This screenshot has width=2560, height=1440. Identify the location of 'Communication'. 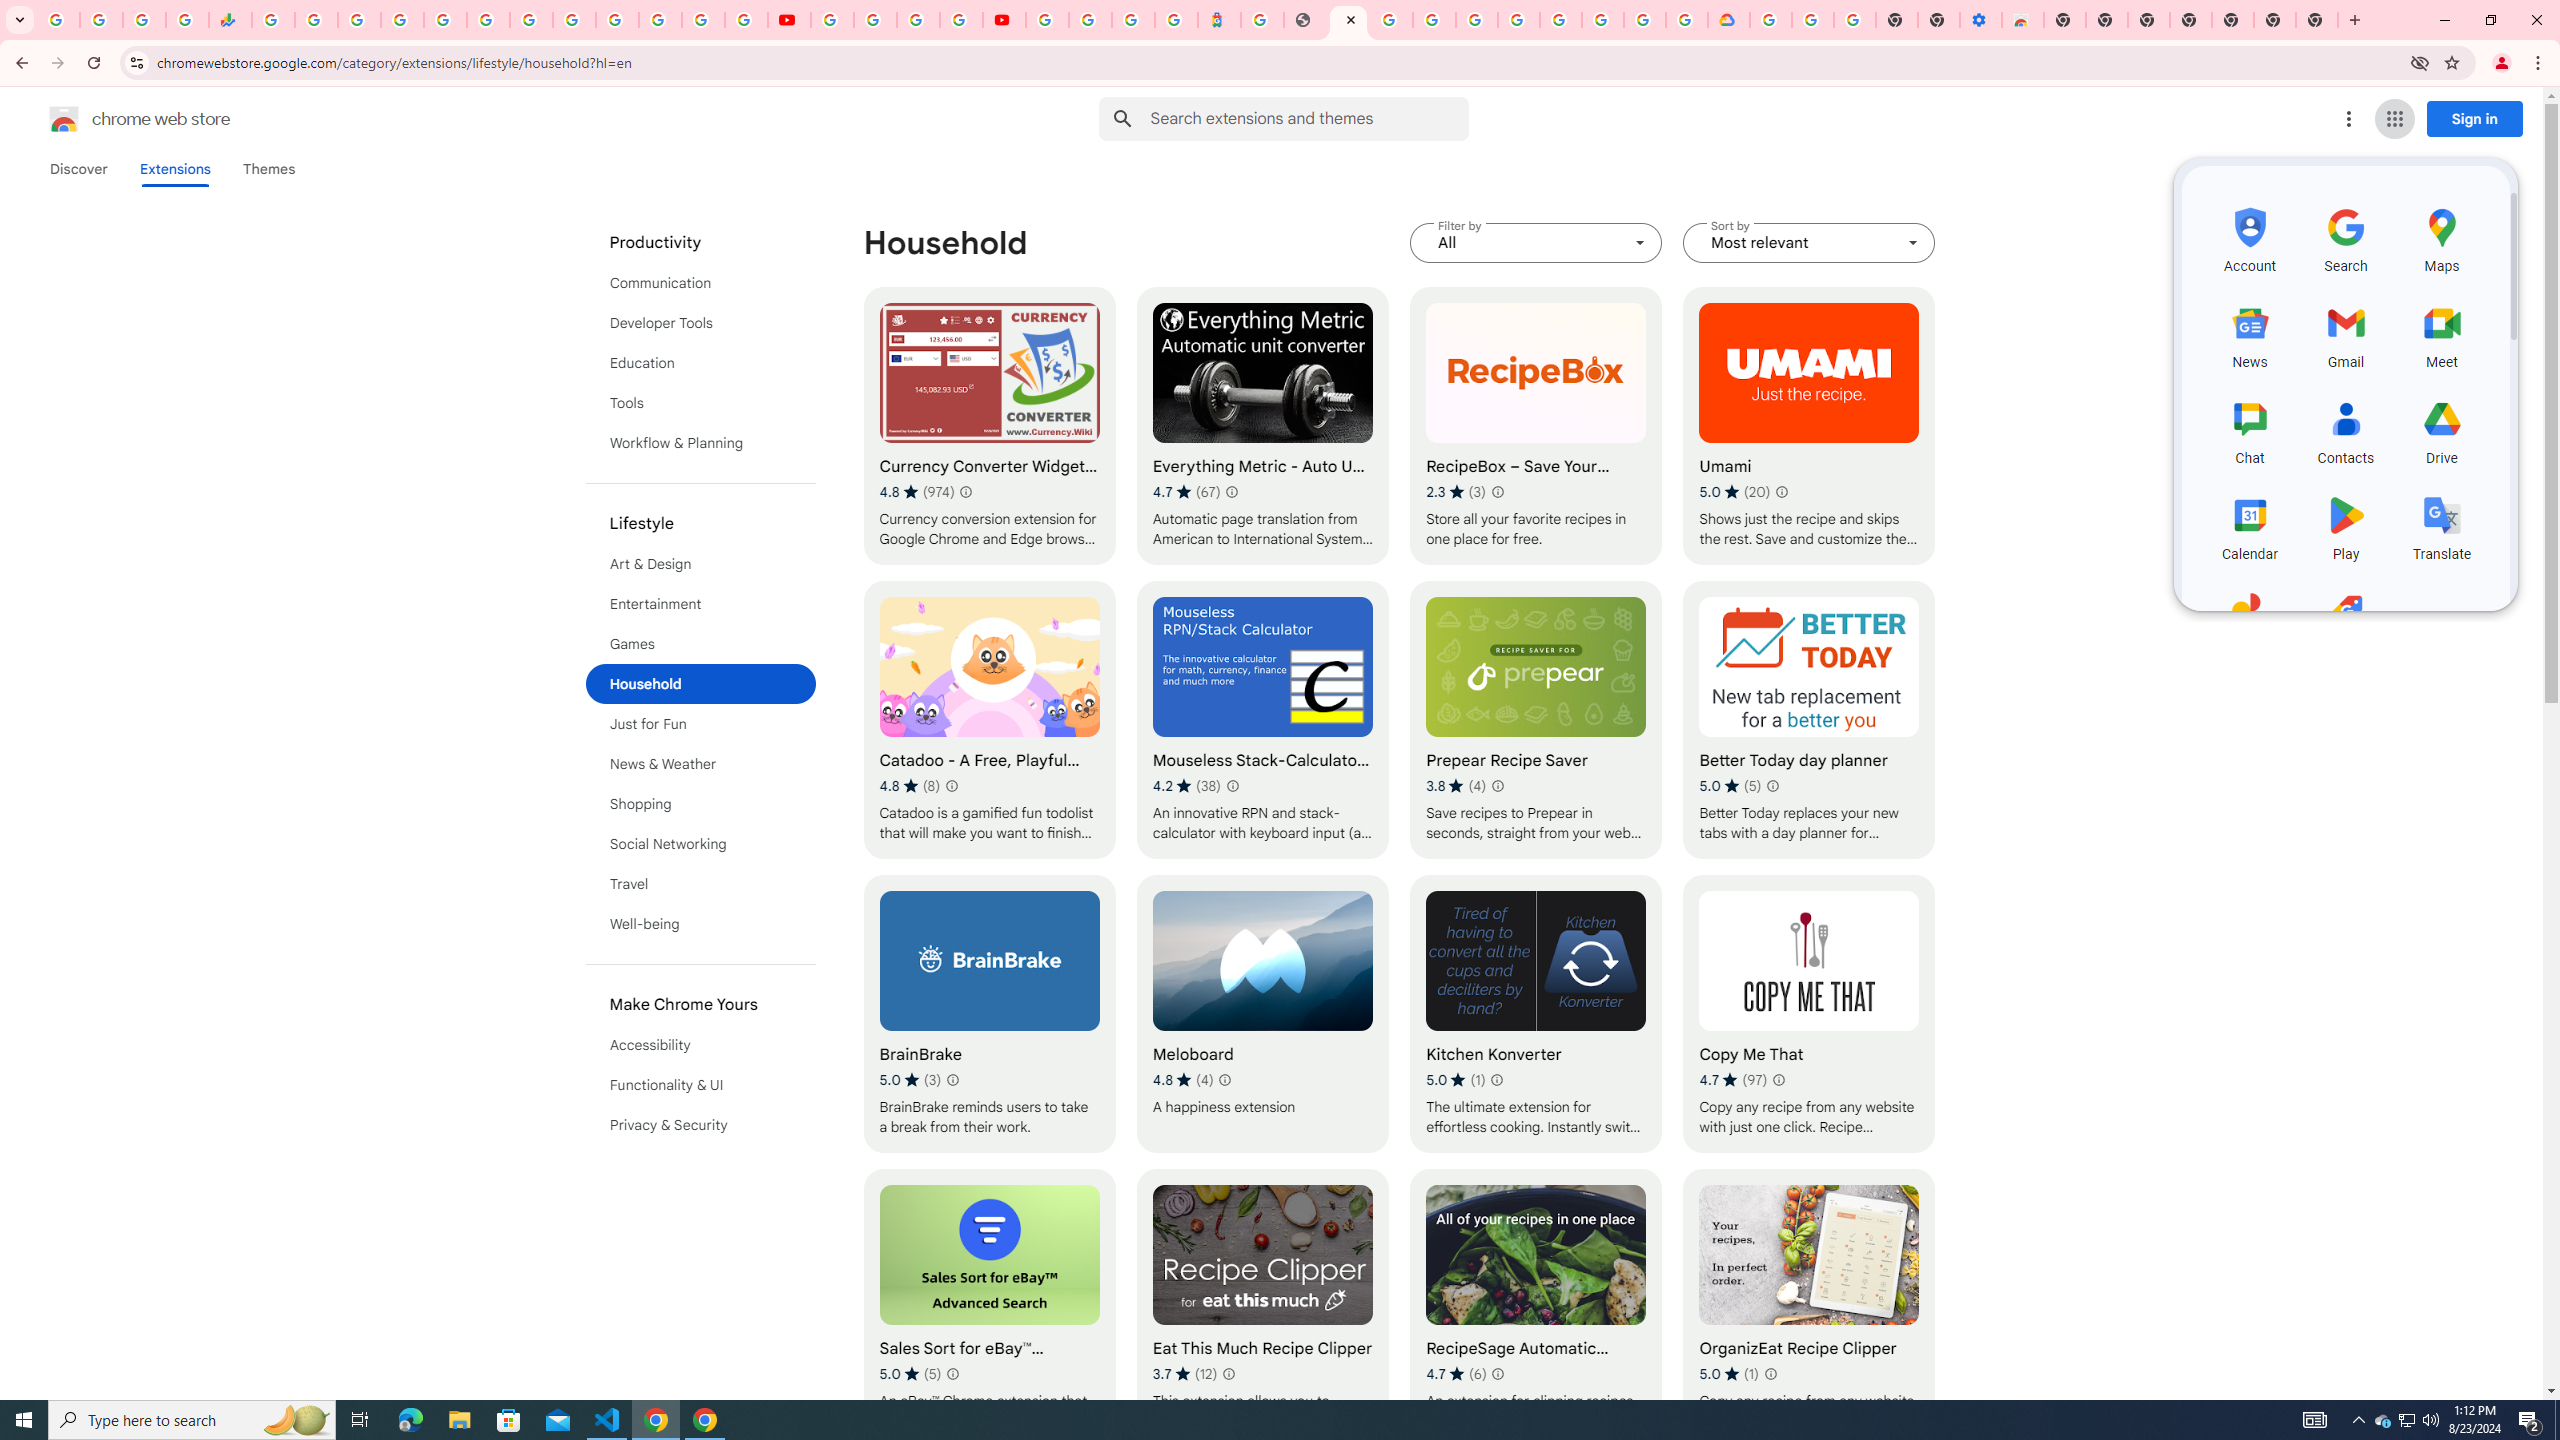
(701, 282).